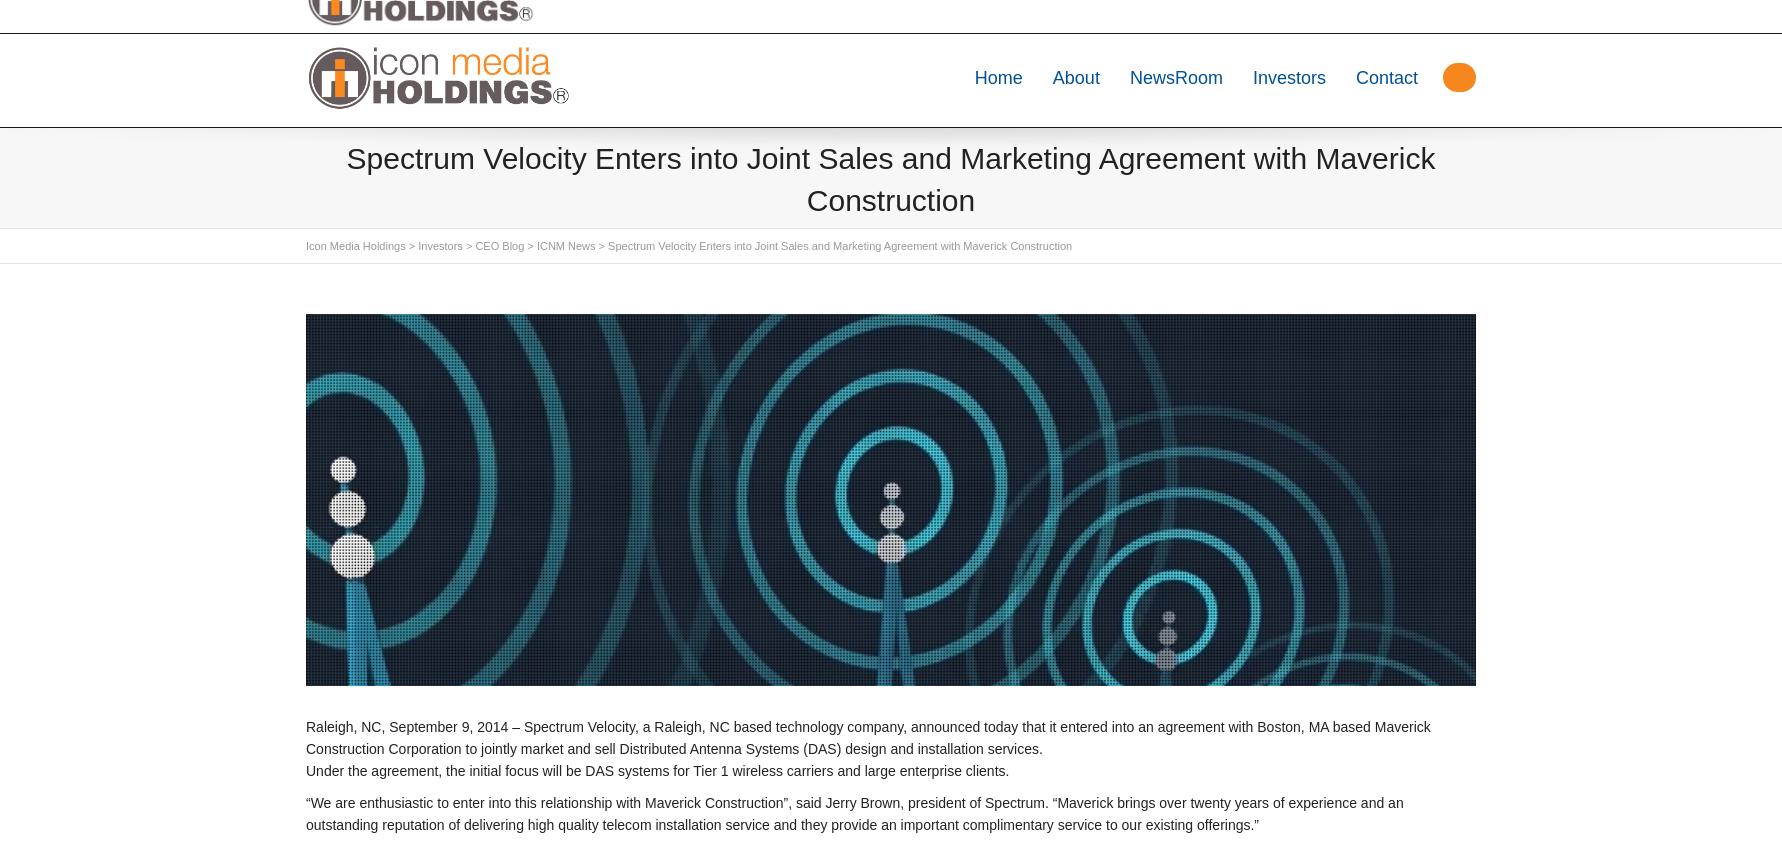 This screenshot has width=1782, height=843. What do you see at coordinates (345, 14) in the screenshot?
I see `'Twitter'` at bounding box center [345, 14].